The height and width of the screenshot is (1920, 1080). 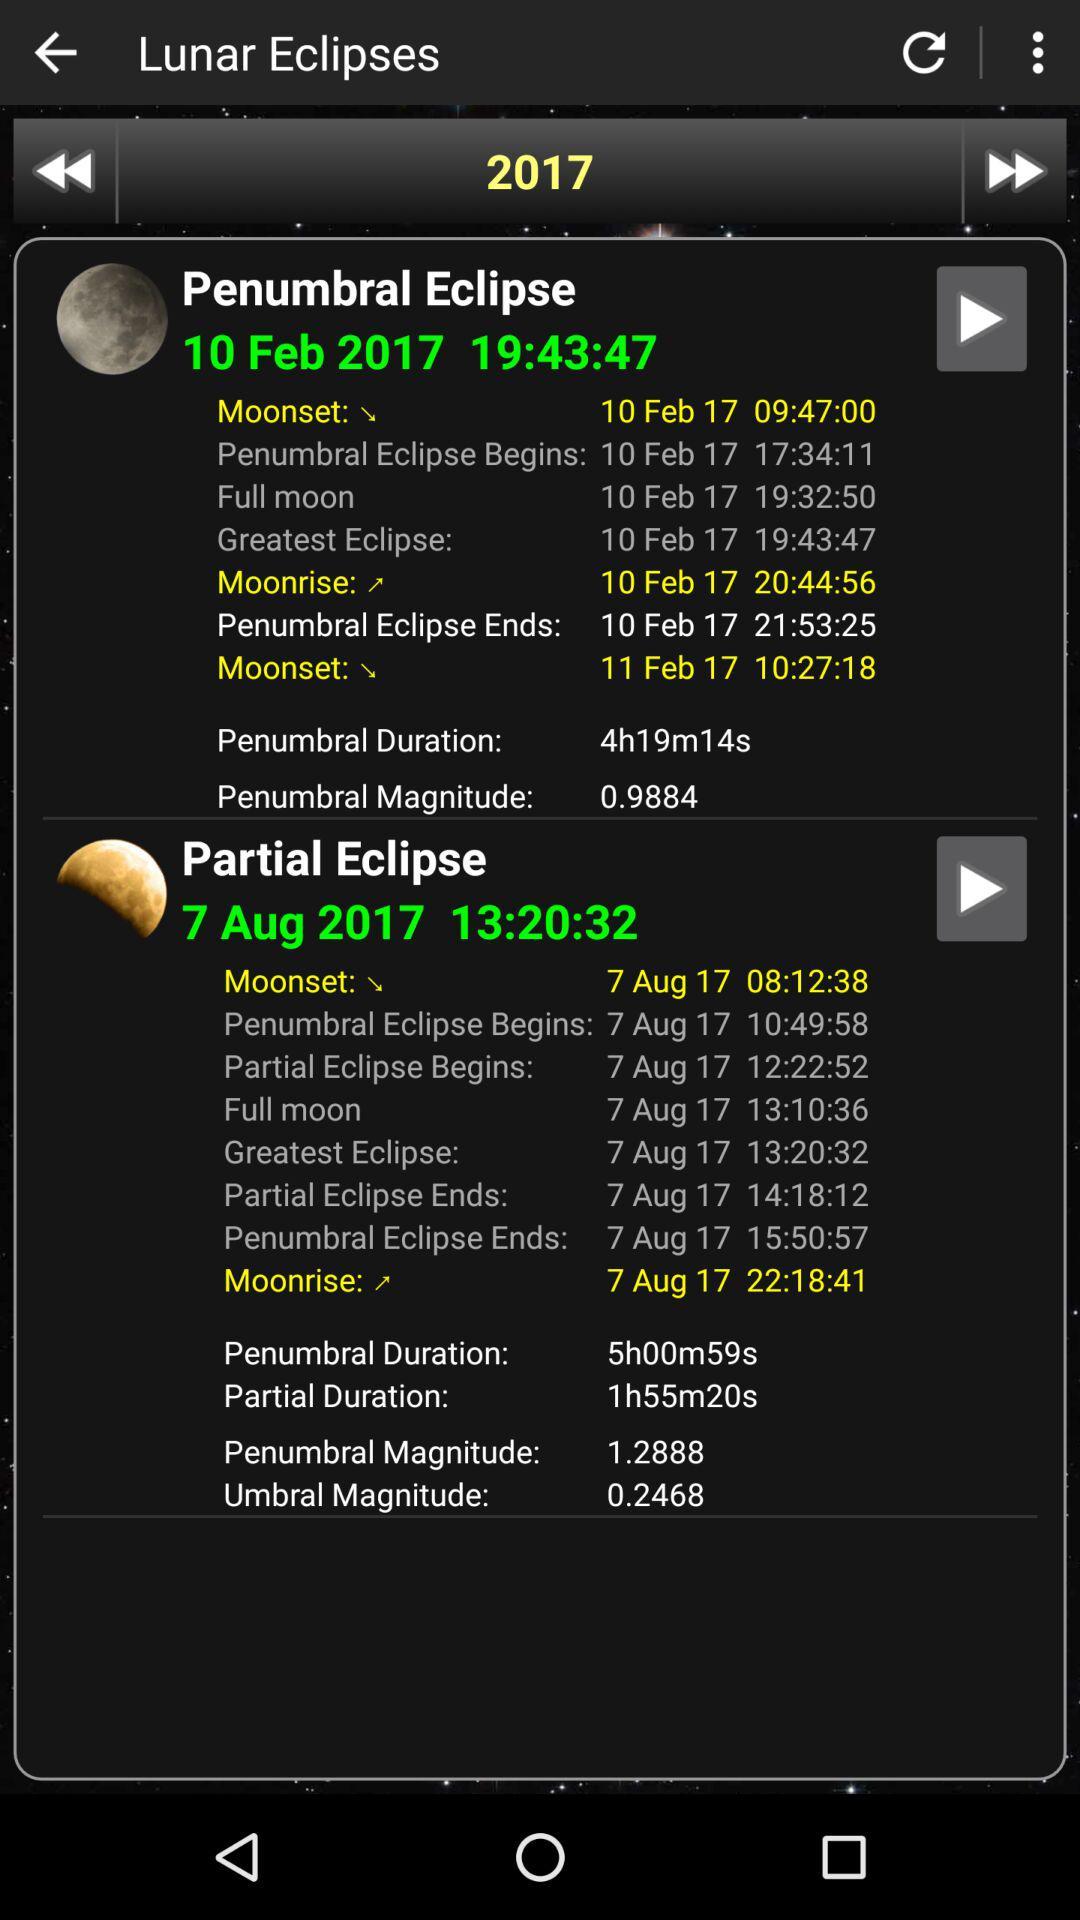 What do you see at coordinates (738, 738) in the screenshot?
I see `the icon next to the penumbral duration: item` at bounding box center [738, 738].